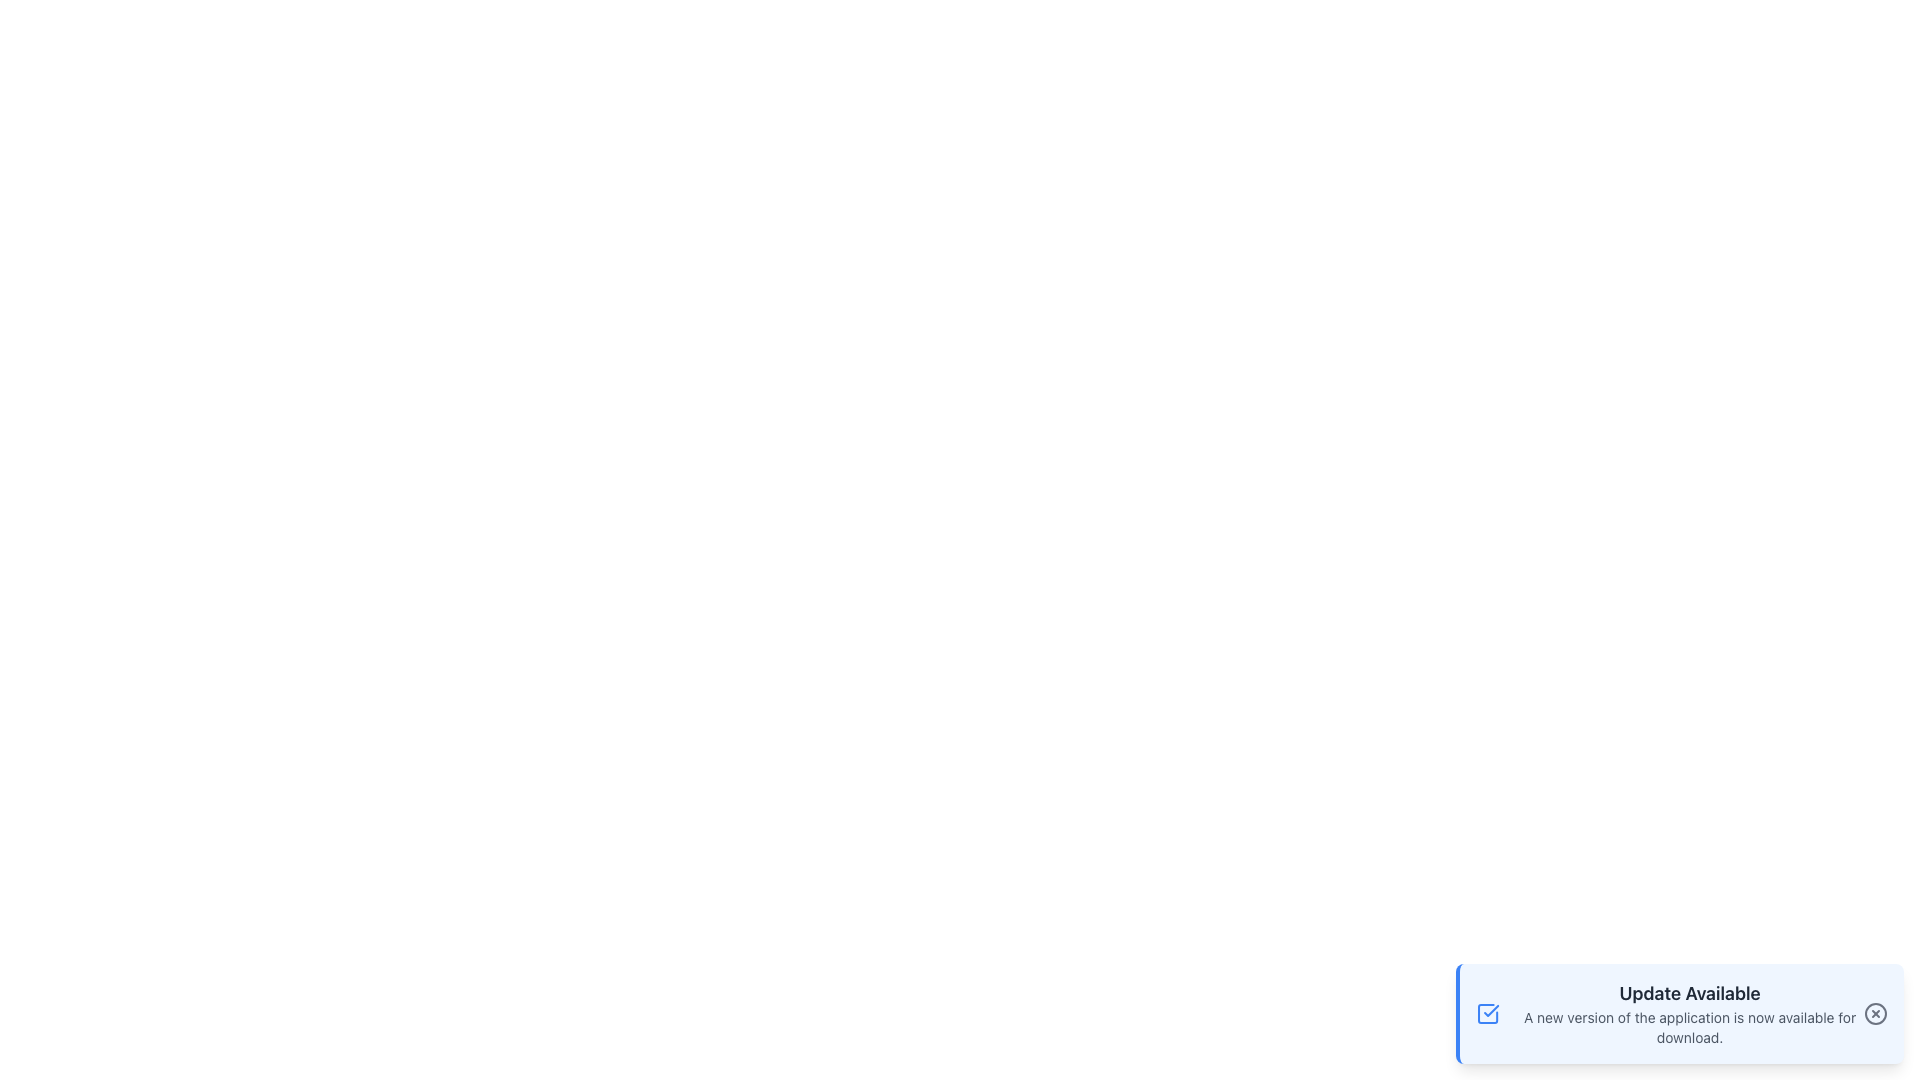 The width and height of the screenshot is (1920, 1080). What do you see at coordinates (1875, 1014) in the screenshot?
I see `the 'x' icon in the bottom-right corner of the notification modal` at bounding box center [1875, 1014].